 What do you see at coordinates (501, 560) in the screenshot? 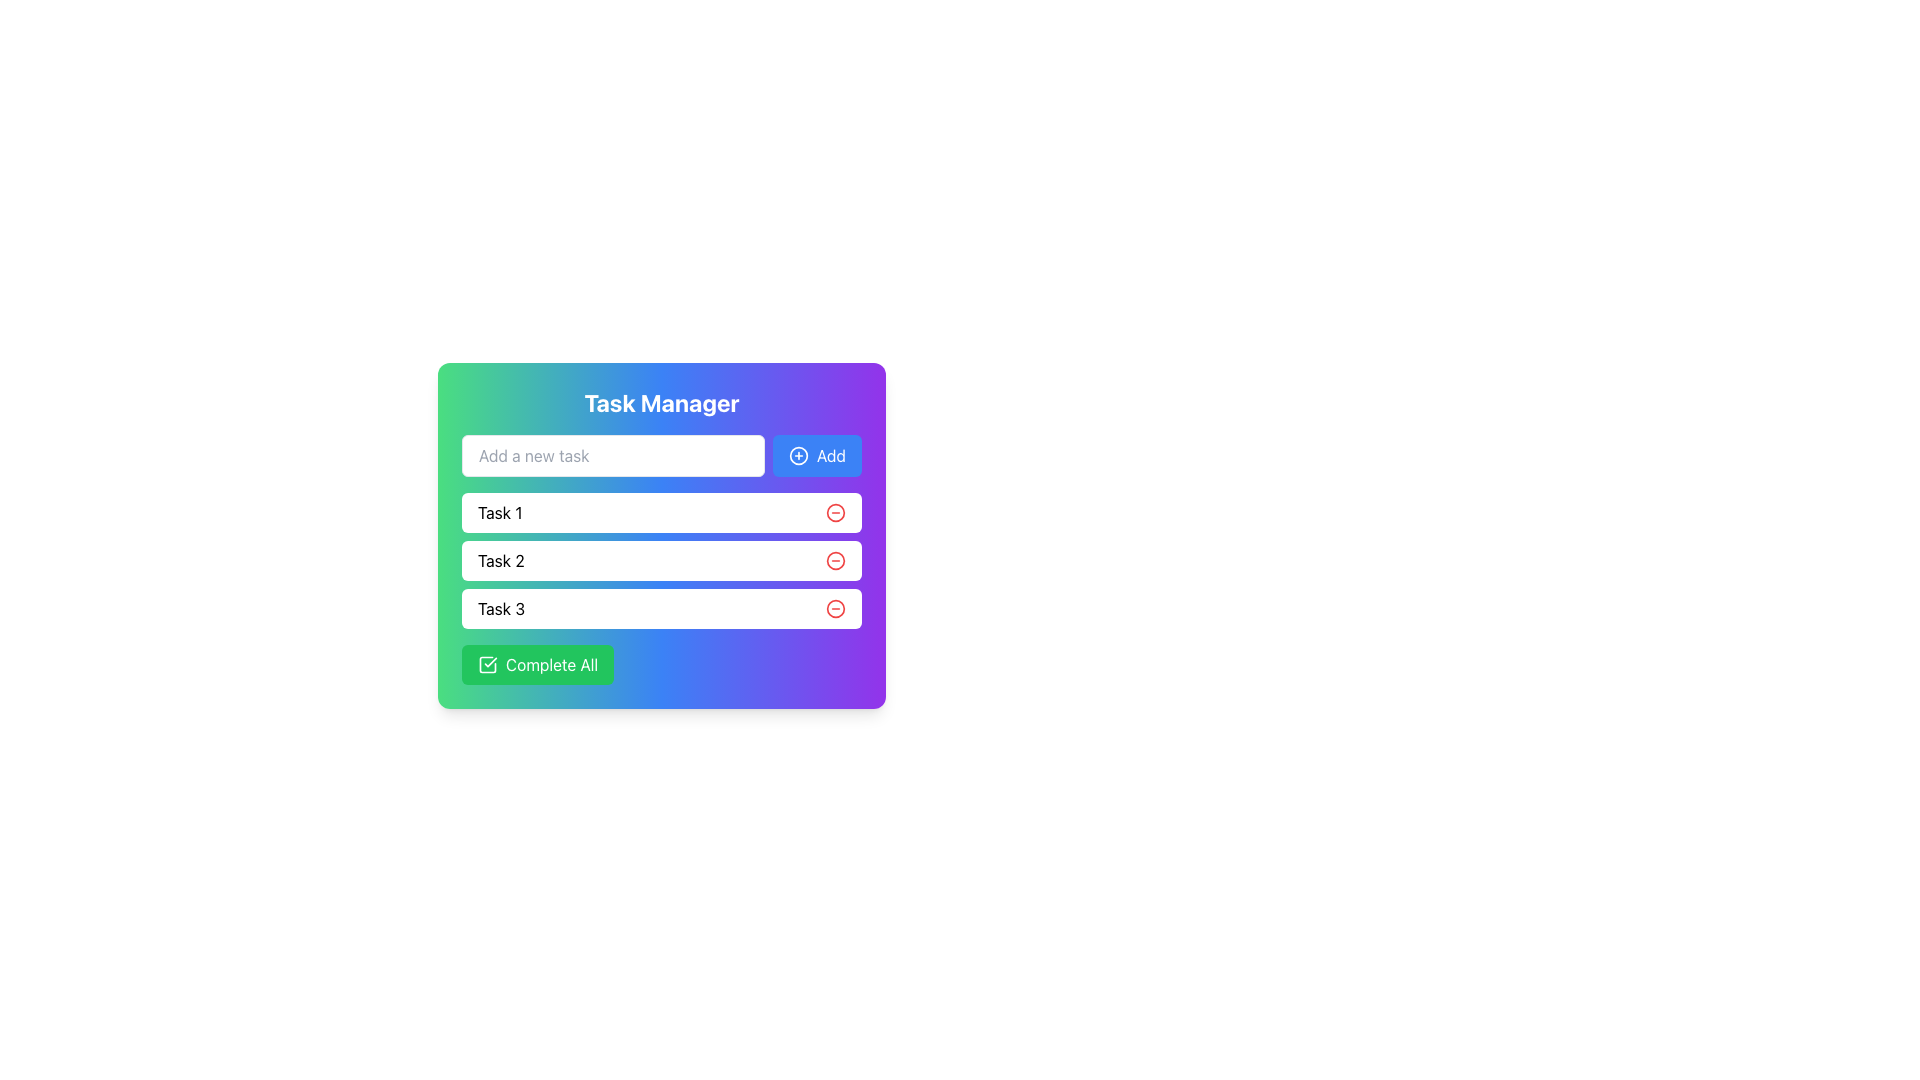
I see `the Text Label displaying the second task in the list, located between 'Task 1' and 'Task 3'` at bounding box center [501, 560].